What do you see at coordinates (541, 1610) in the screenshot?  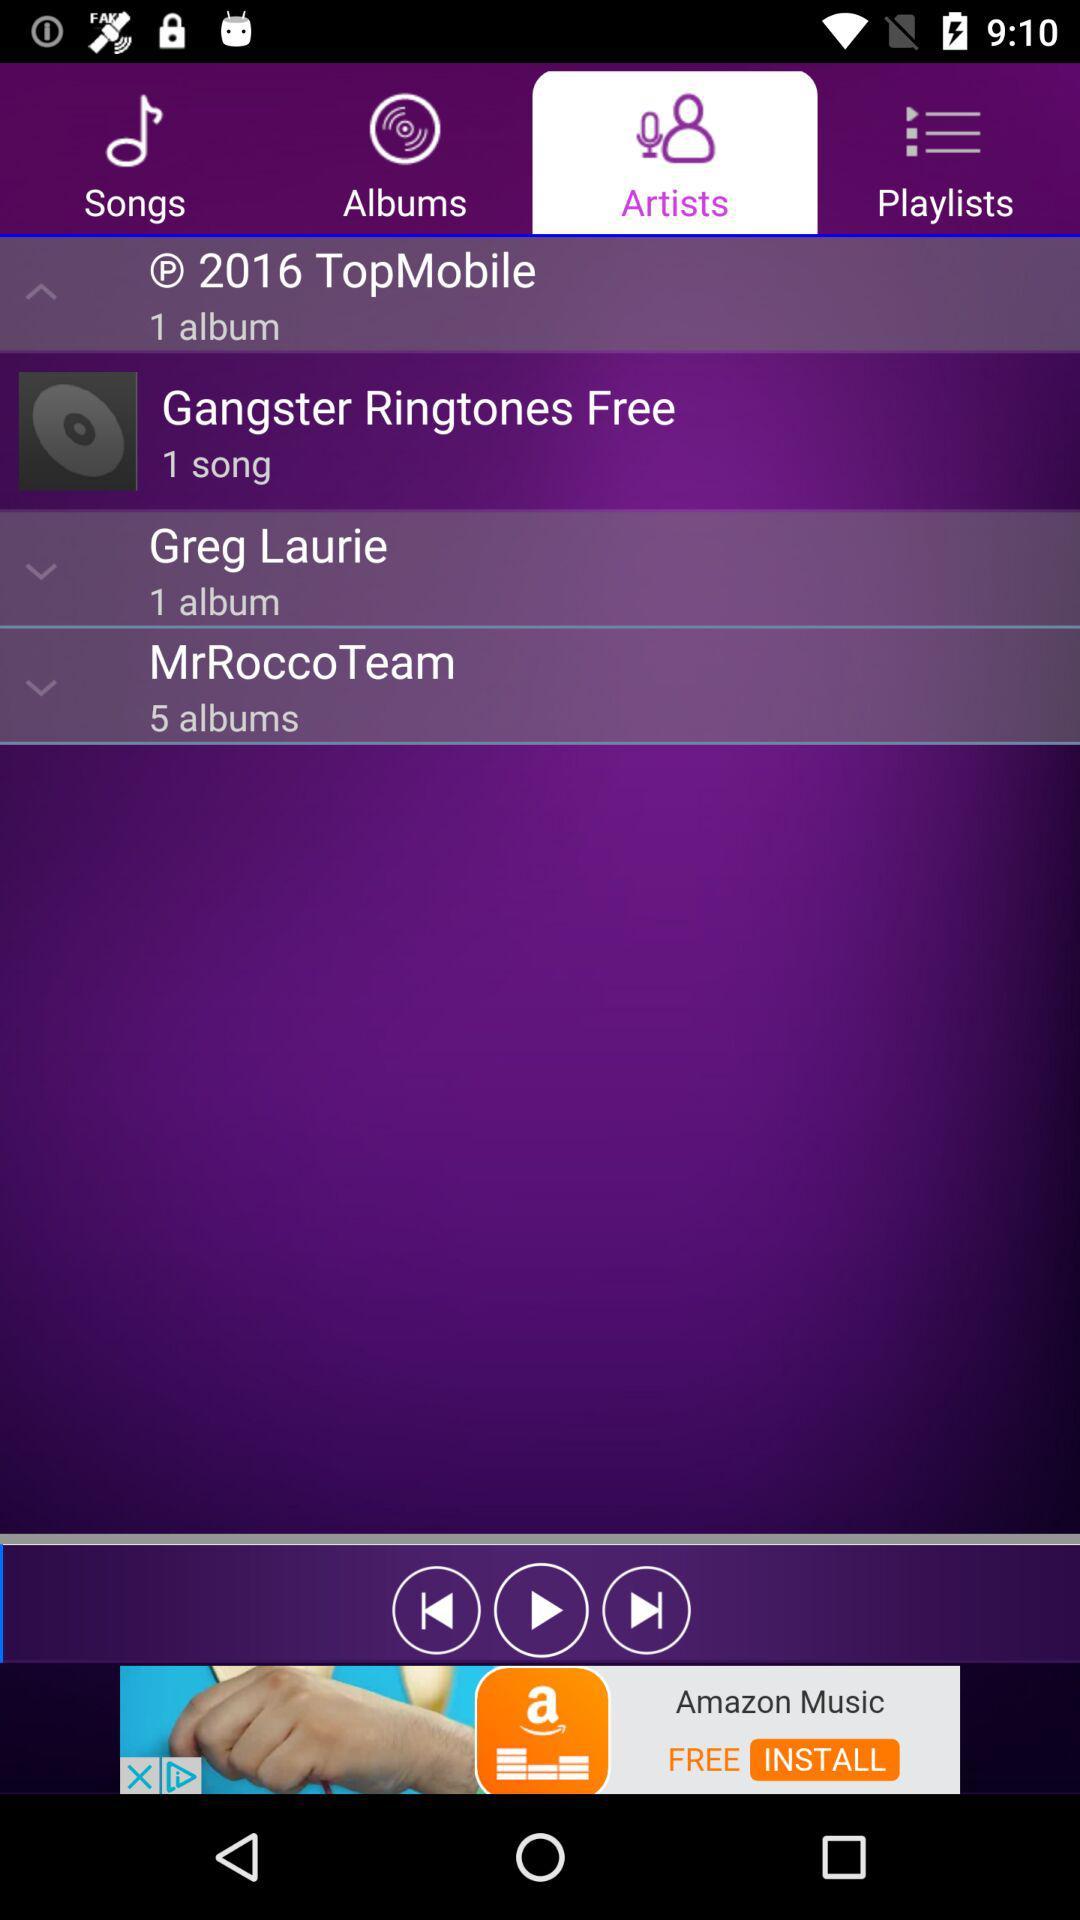 I see `the play icon` at bounding box center [541, 1610].